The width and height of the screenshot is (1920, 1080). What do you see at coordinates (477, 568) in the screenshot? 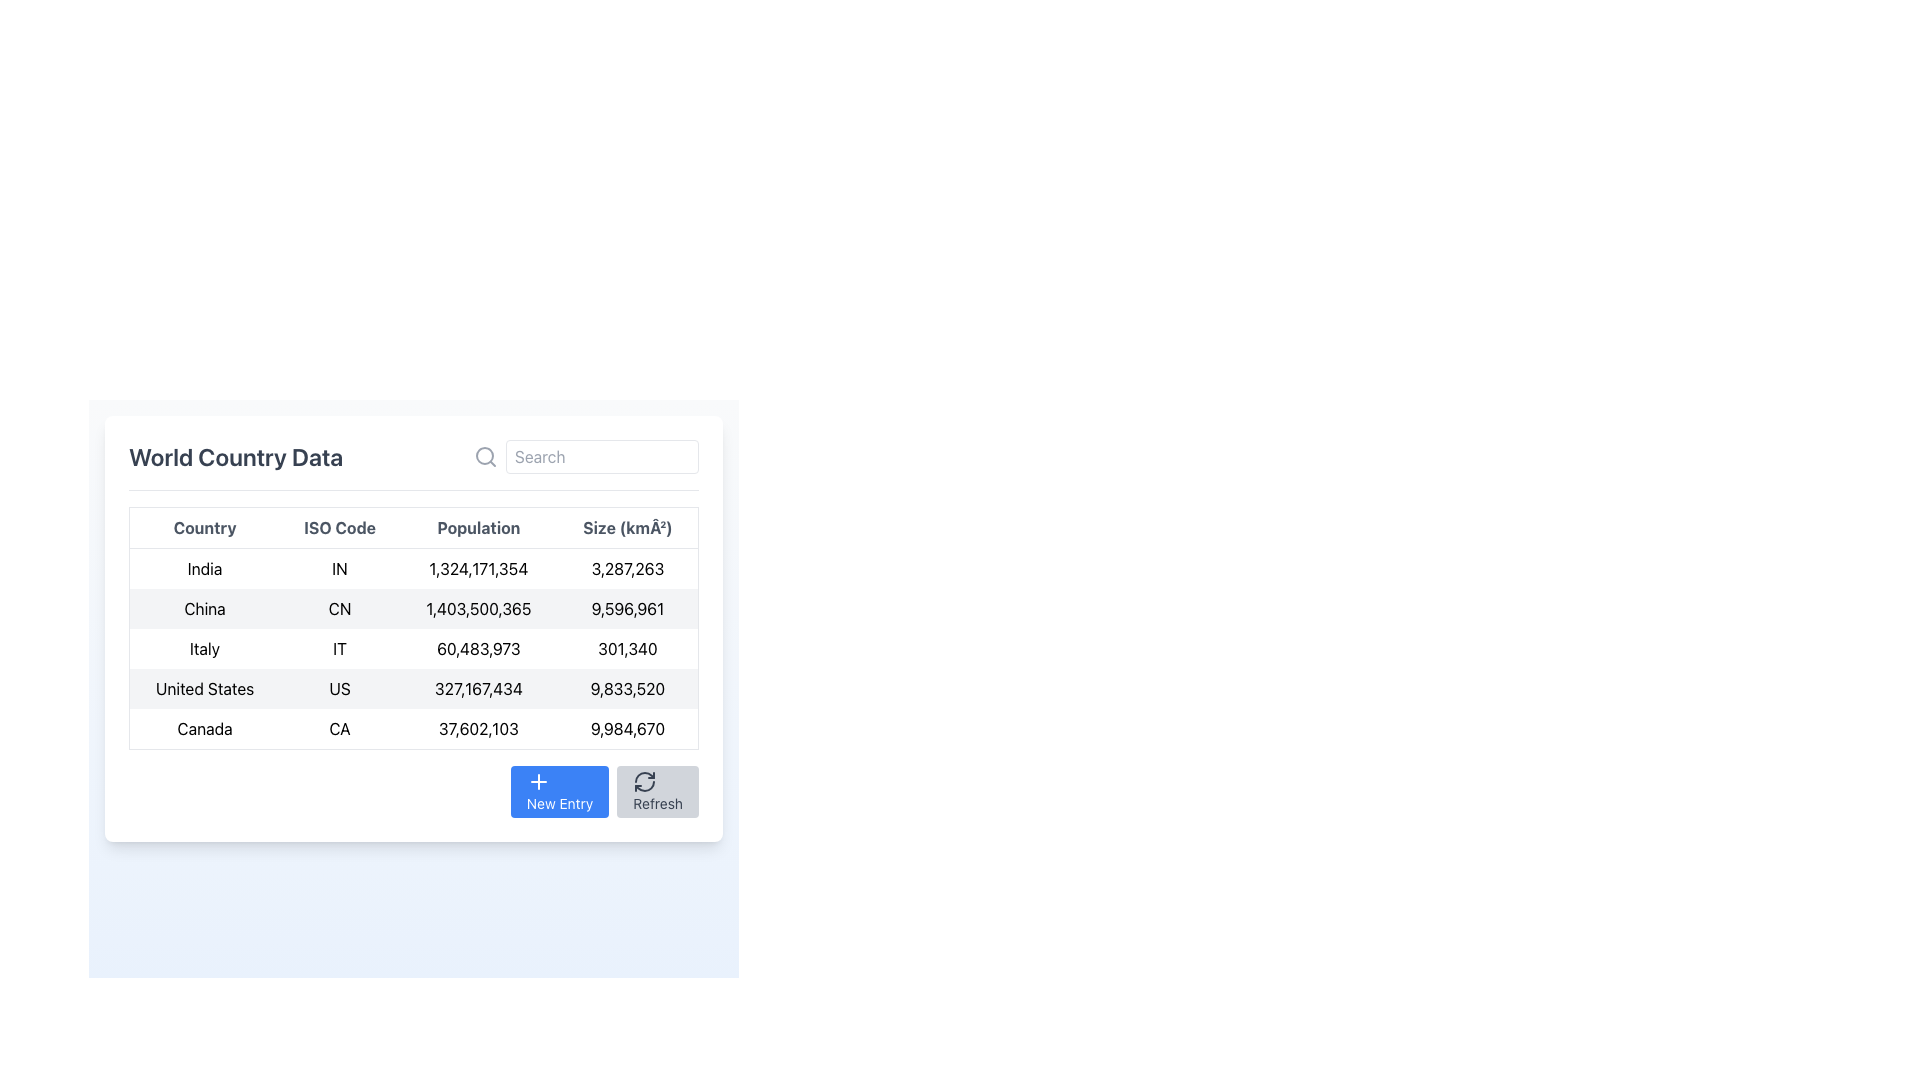
I see `the Text Display element showing the numeric value '1,324,171,354' in the 'Population' column for 'India' within the 'World Country Data' table` at bounding box center [477, 568].